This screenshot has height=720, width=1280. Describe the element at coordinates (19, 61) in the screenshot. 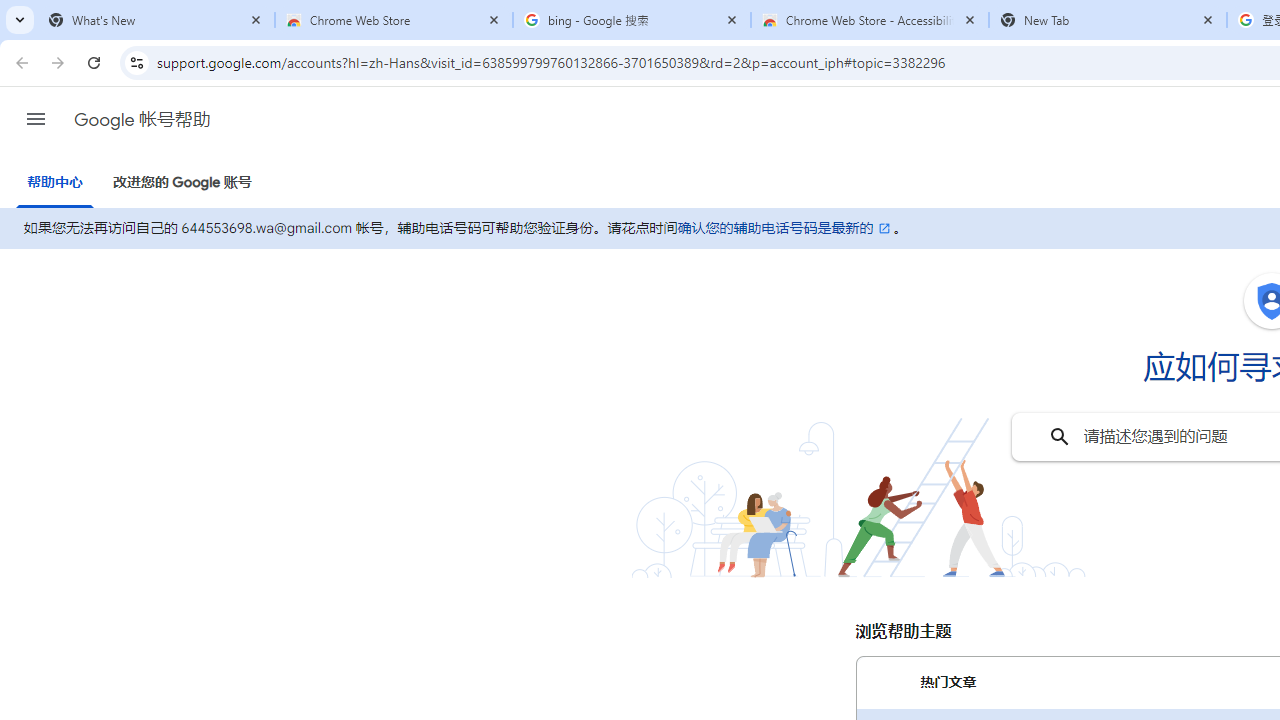

I see `'Back'` at that location.